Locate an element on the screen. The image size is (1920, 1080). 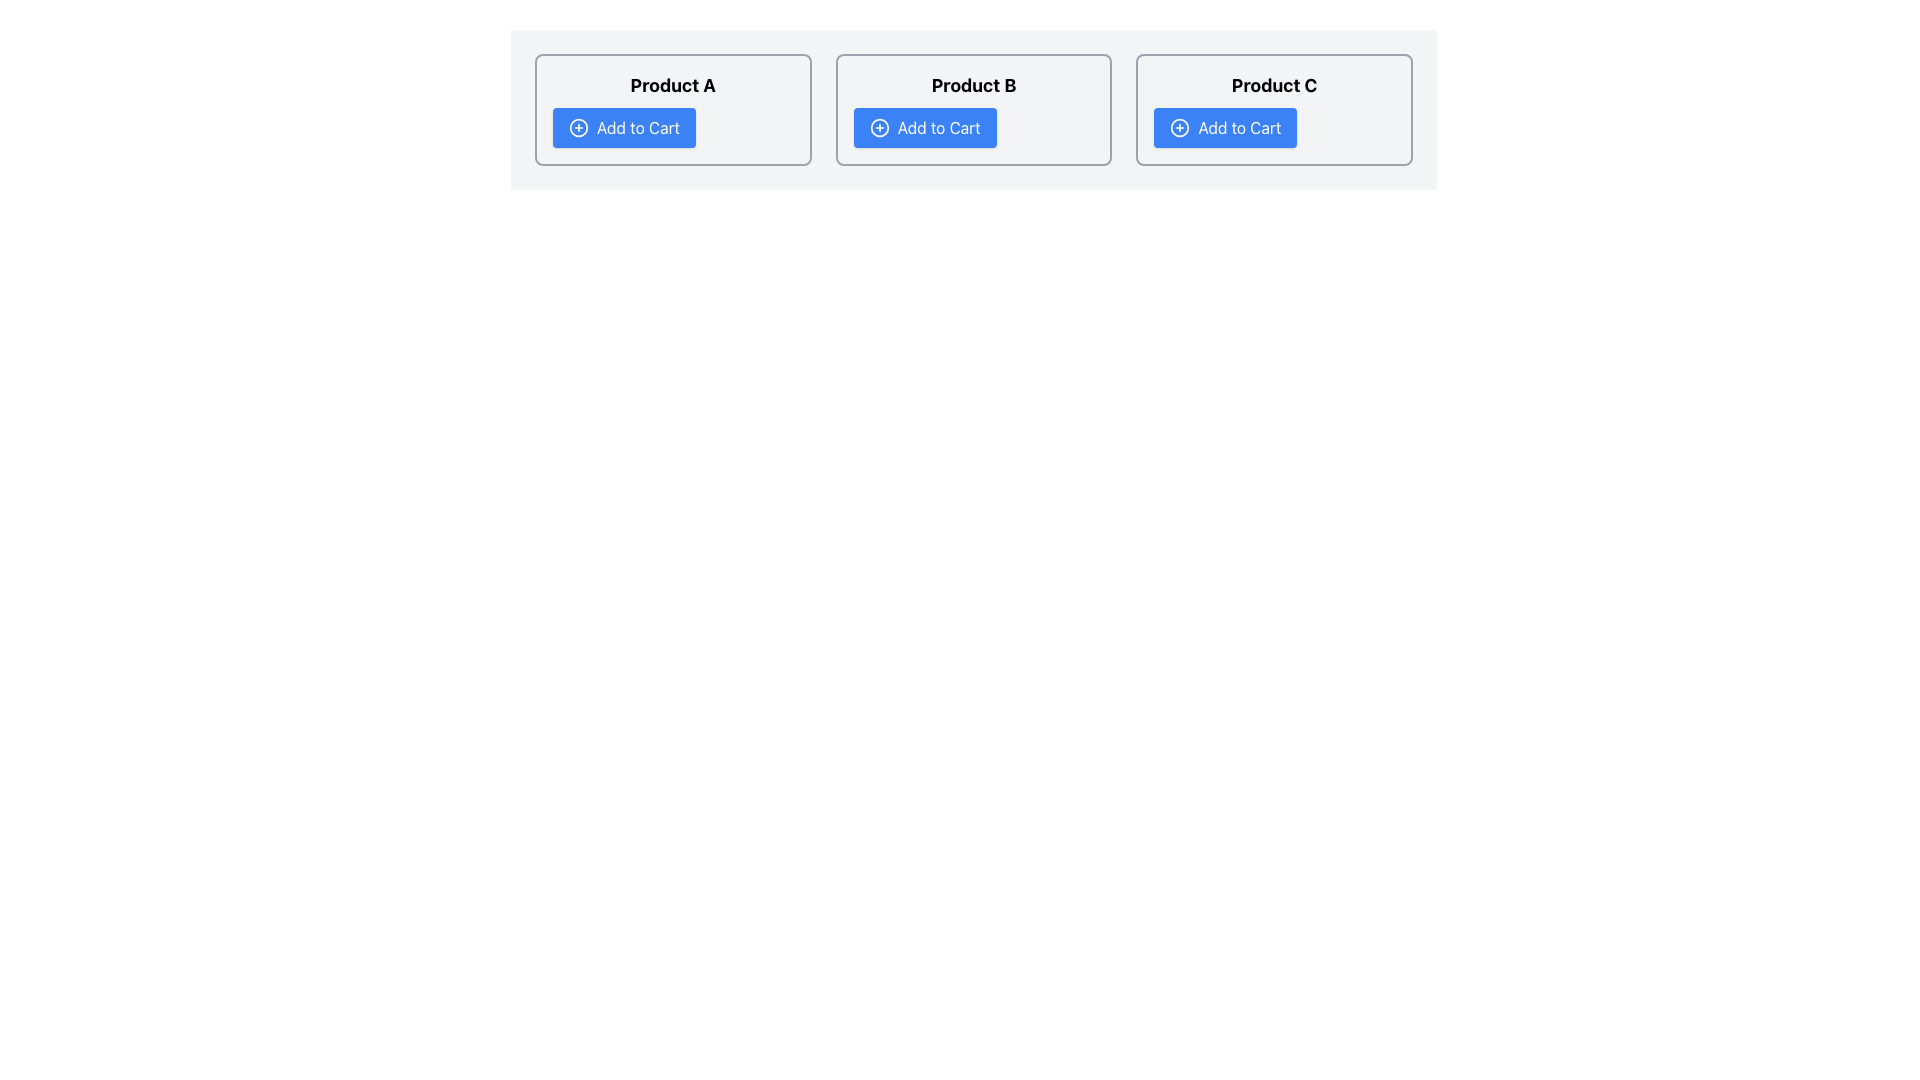
the 'Add to Cart' button located within the card labeled 'Product C', which is the third card in a horizontal grid layout is located at coordinates (1273, 110).